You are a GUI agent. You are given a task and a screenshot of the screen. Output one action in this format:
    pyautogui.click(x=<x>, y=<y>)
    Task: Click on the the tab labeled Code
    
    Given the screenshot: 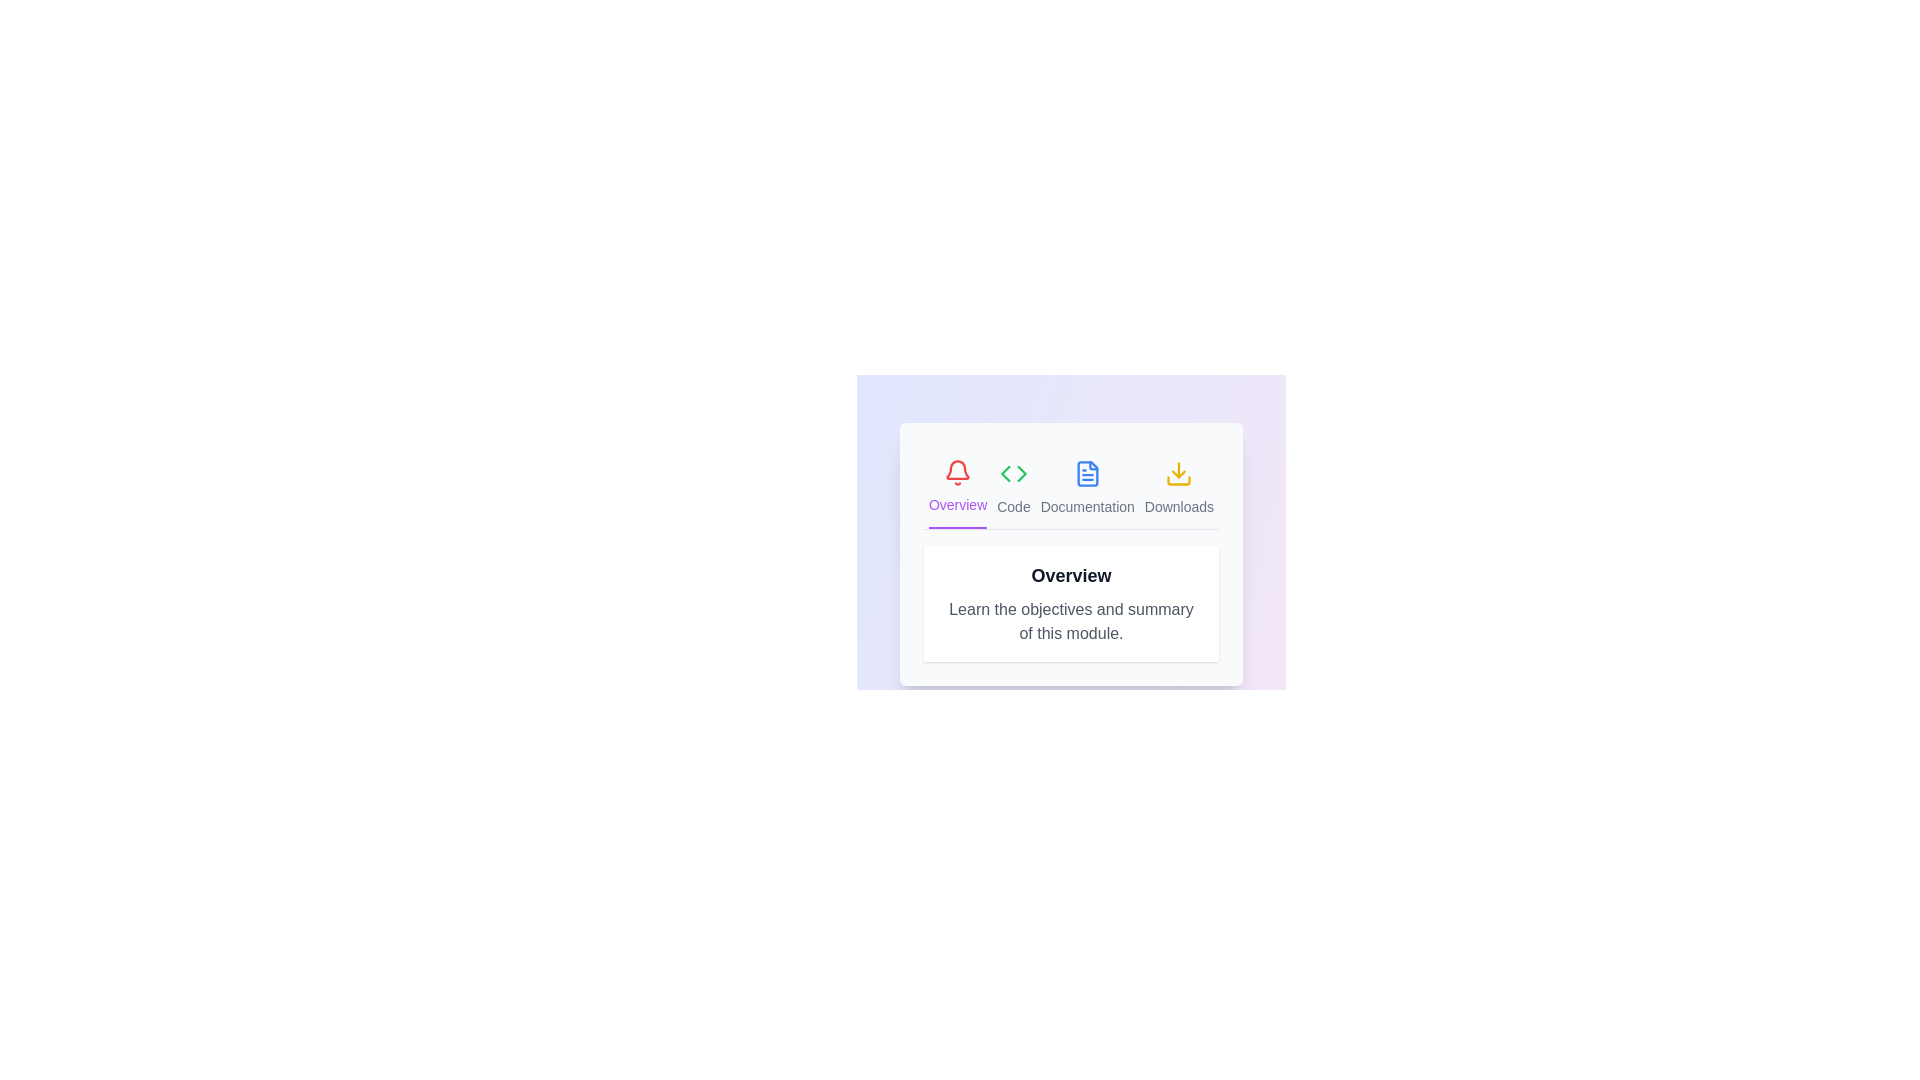 What is the action you would take?
    pyautogui.click(x=1013, y=488)
    